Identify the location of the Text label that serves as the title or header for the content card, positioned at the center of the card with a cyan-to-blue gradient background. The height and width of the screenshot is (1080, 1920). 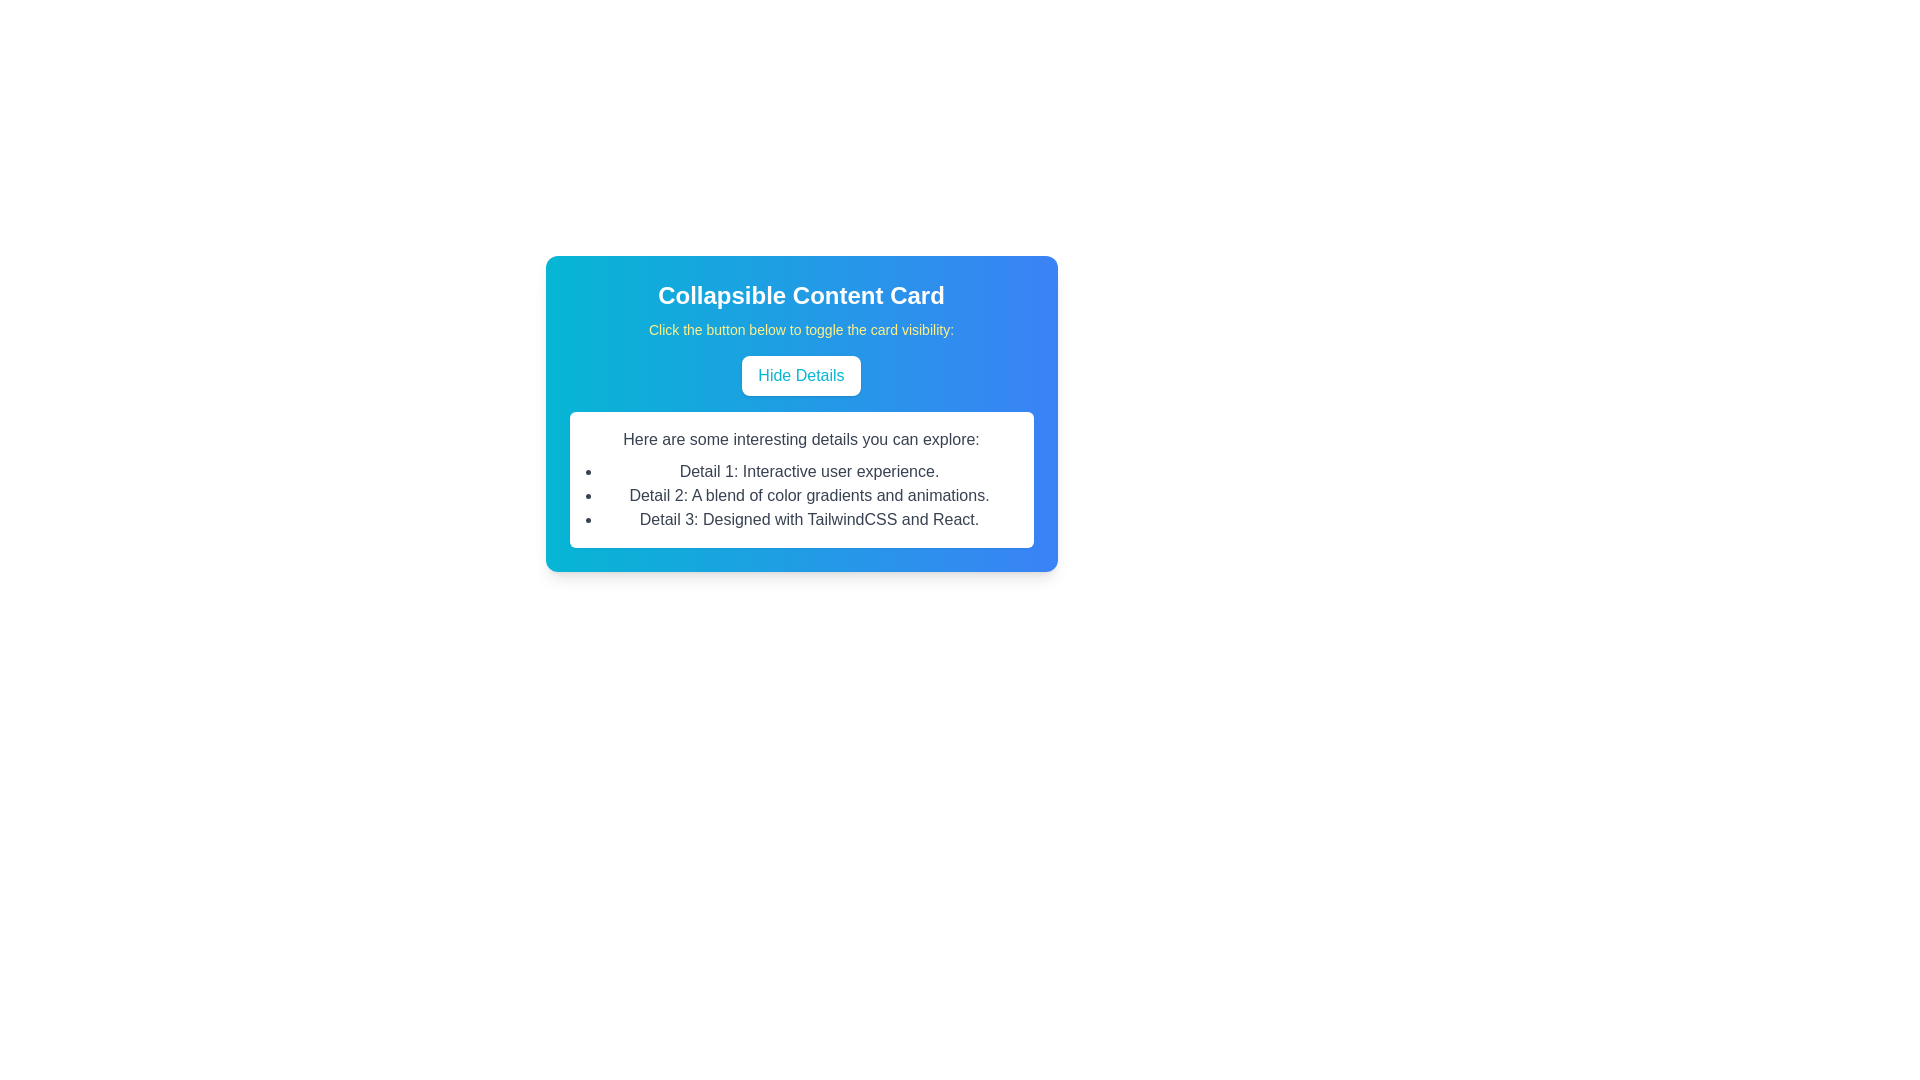
(801, 296).